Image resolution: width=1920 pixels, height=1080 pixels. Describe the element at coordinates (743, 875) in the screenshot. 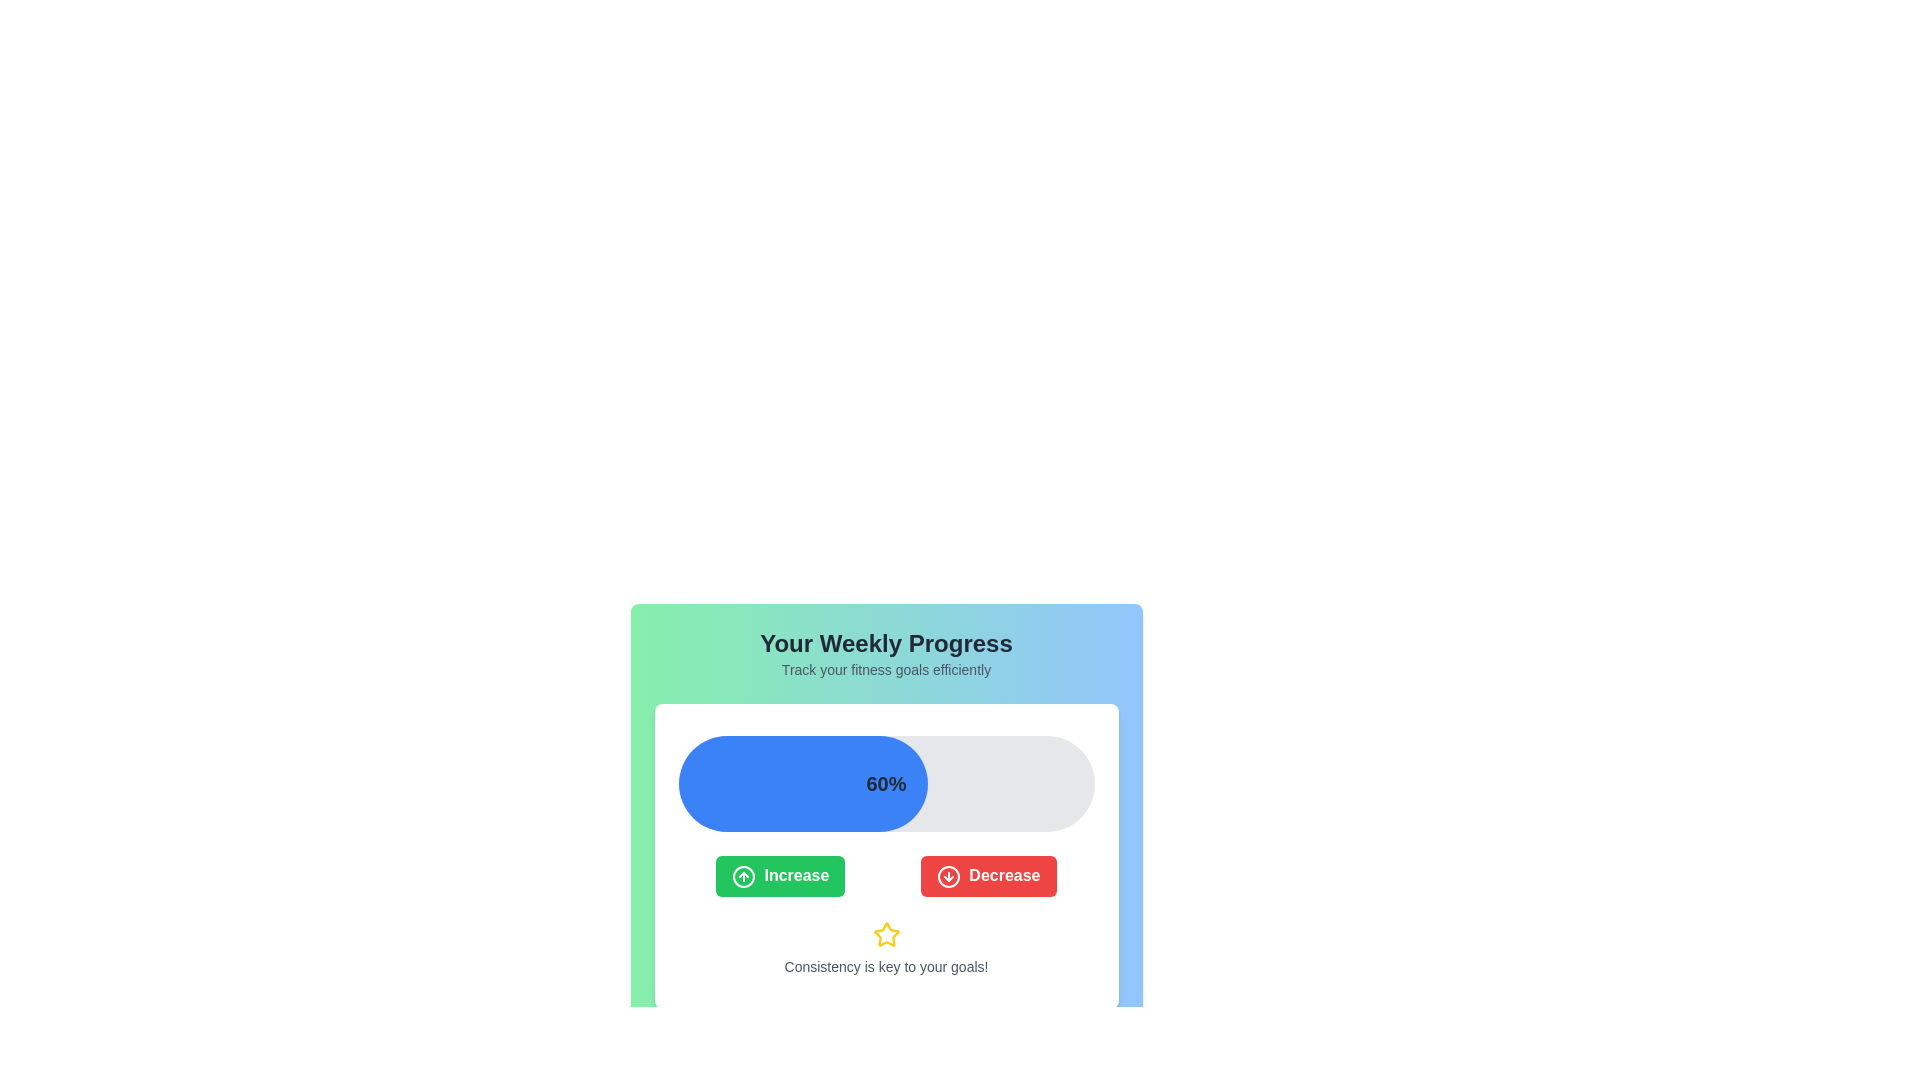

I see `the 'Increase' button, which is visually enhanced by the decorative circular background of the arrow icon located on the left-hand side below the progress bar` at that location.